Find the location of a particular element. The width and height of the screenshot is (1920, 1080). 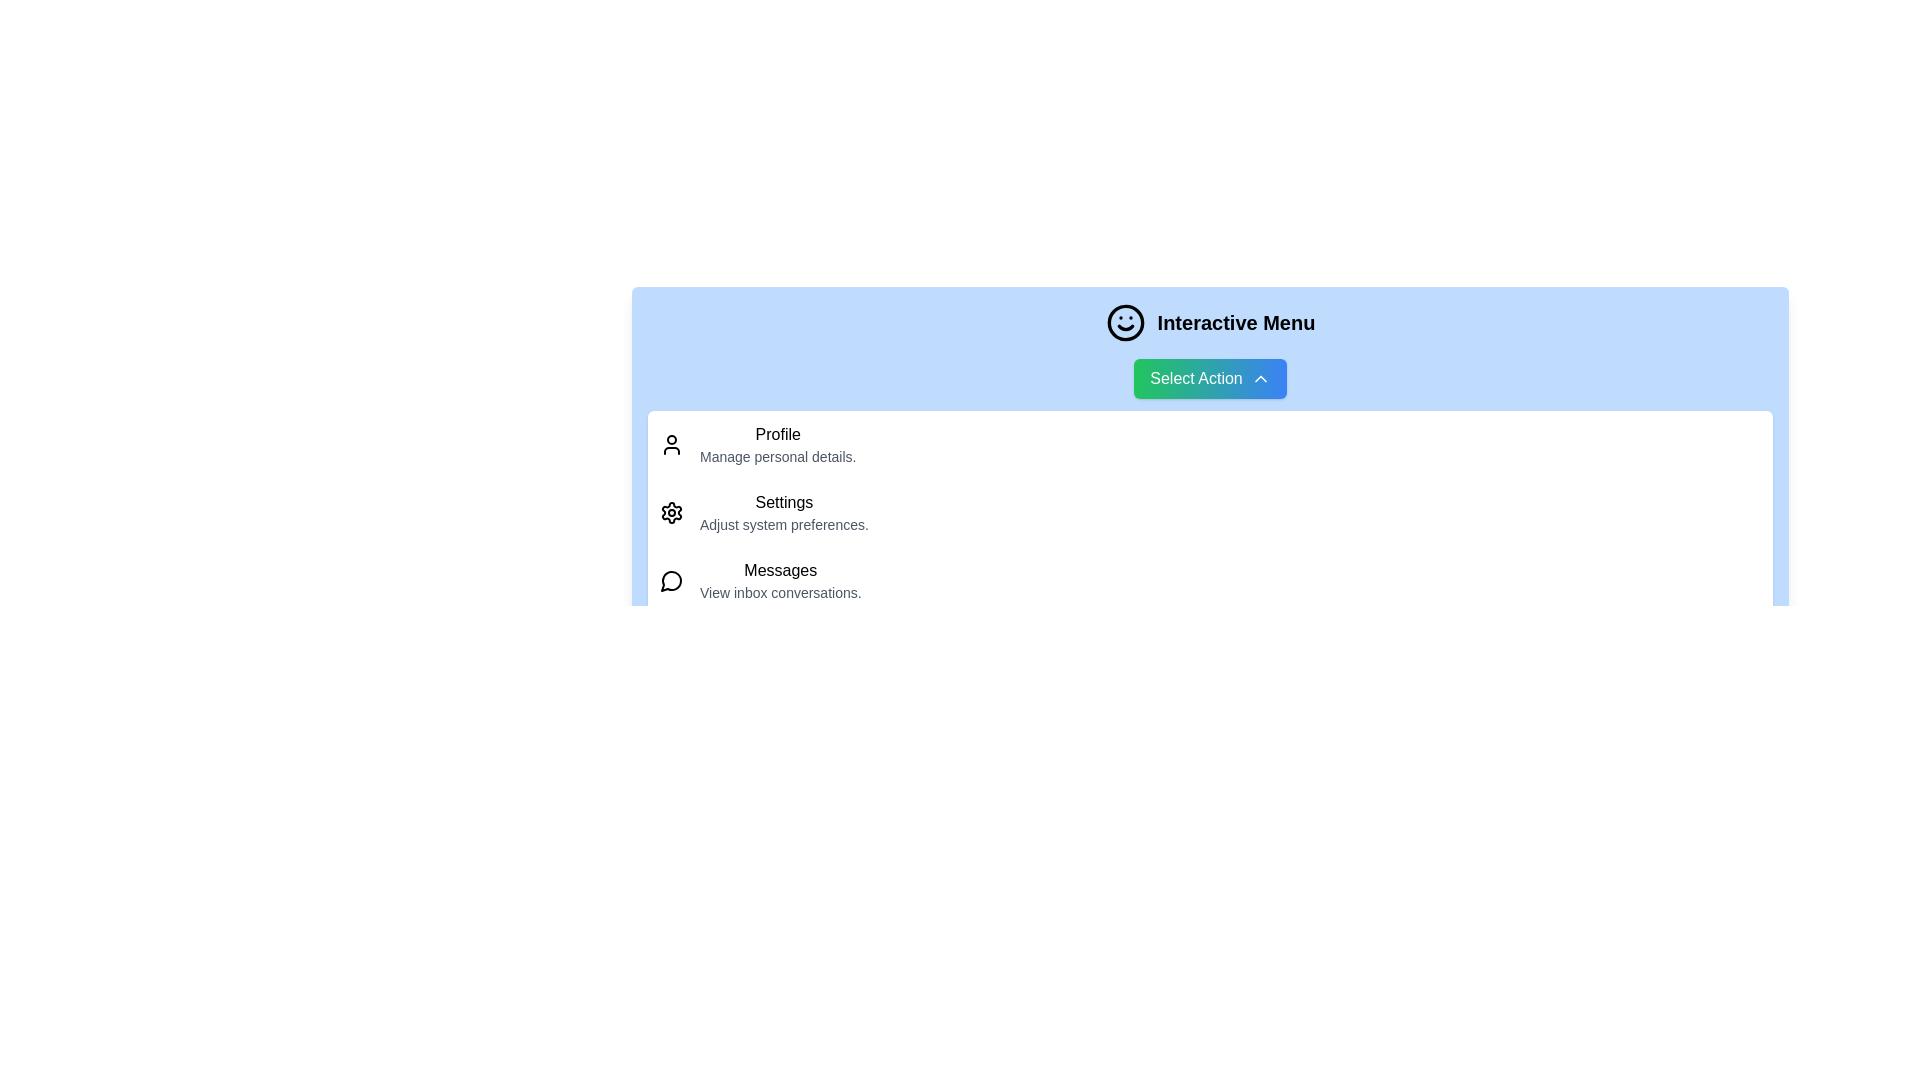

the icon corresponding to Settings to interact with it is located at coordinates (672, 512).